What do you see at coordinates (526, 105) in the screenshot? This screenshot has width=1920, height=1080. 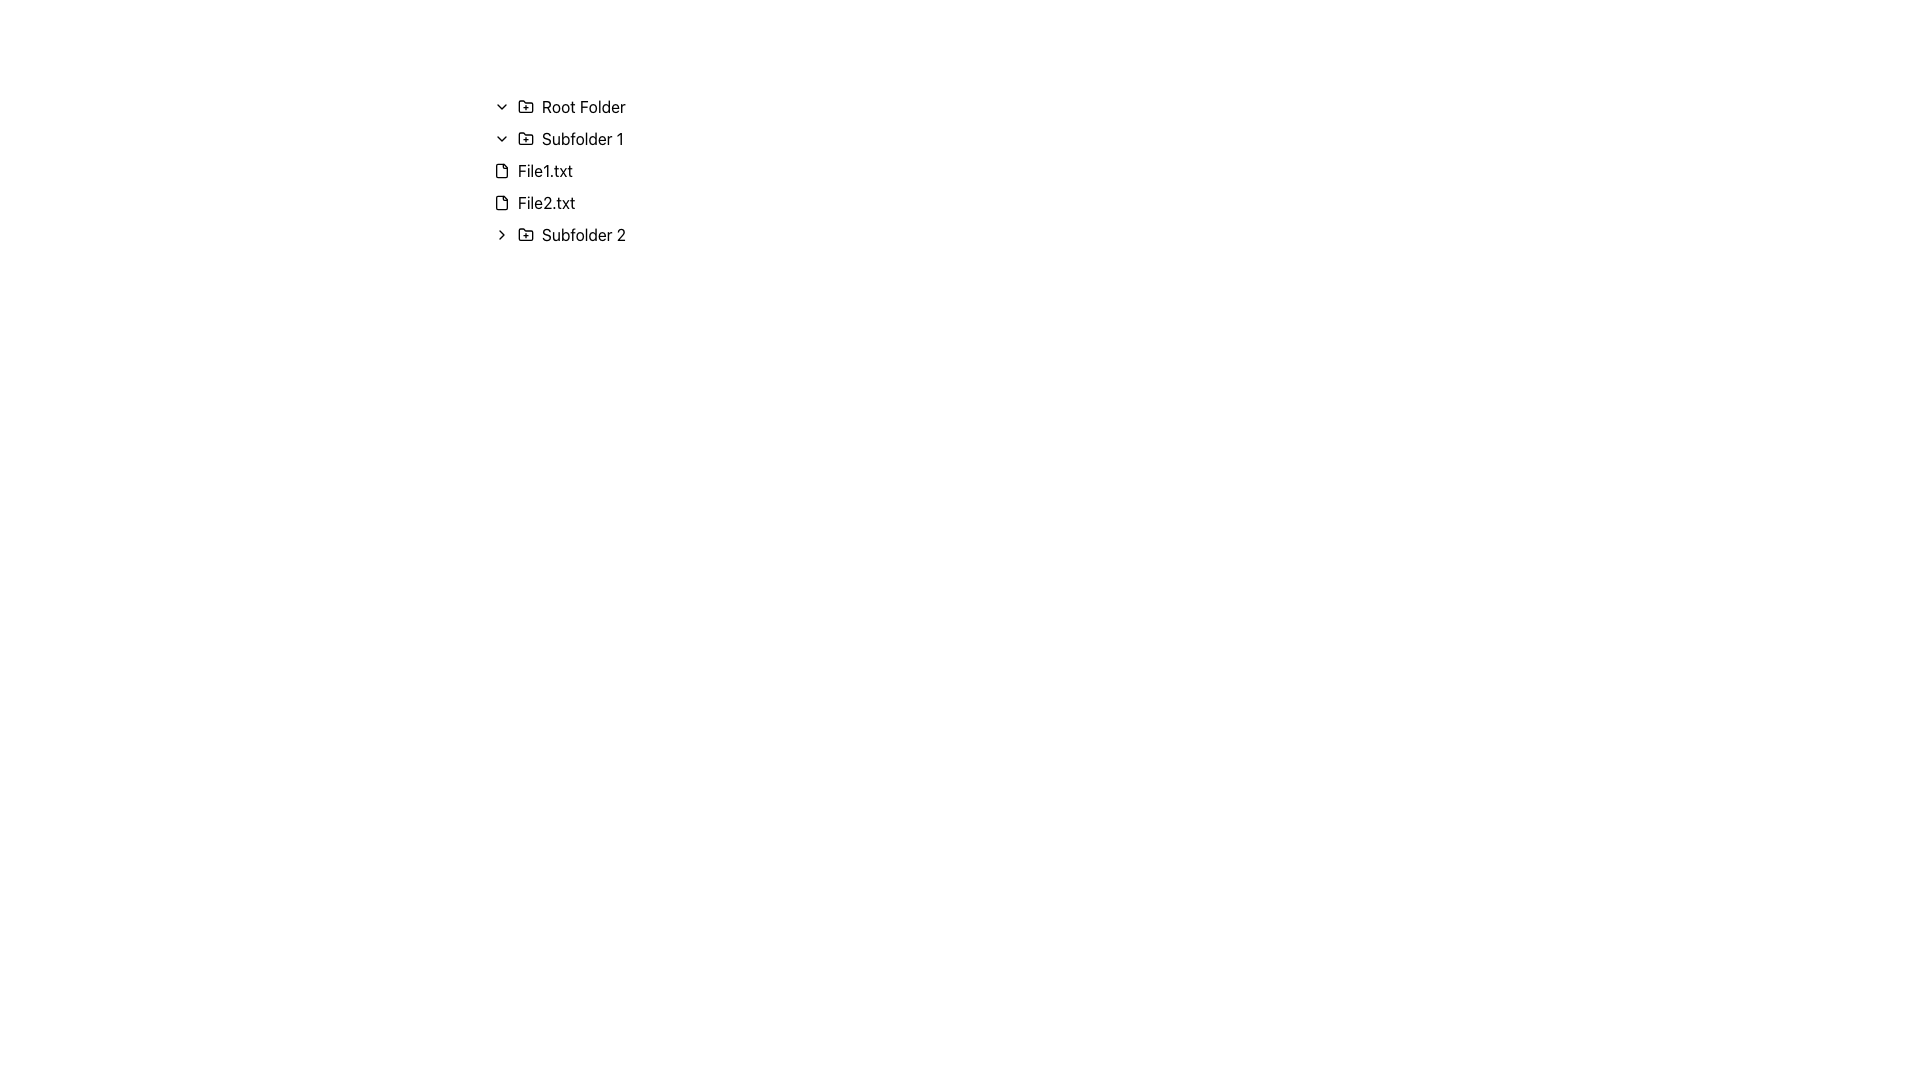 I see `the folder icon with a plus sign next to the 'Root Folder' text label` at bounding box center [526, 105].